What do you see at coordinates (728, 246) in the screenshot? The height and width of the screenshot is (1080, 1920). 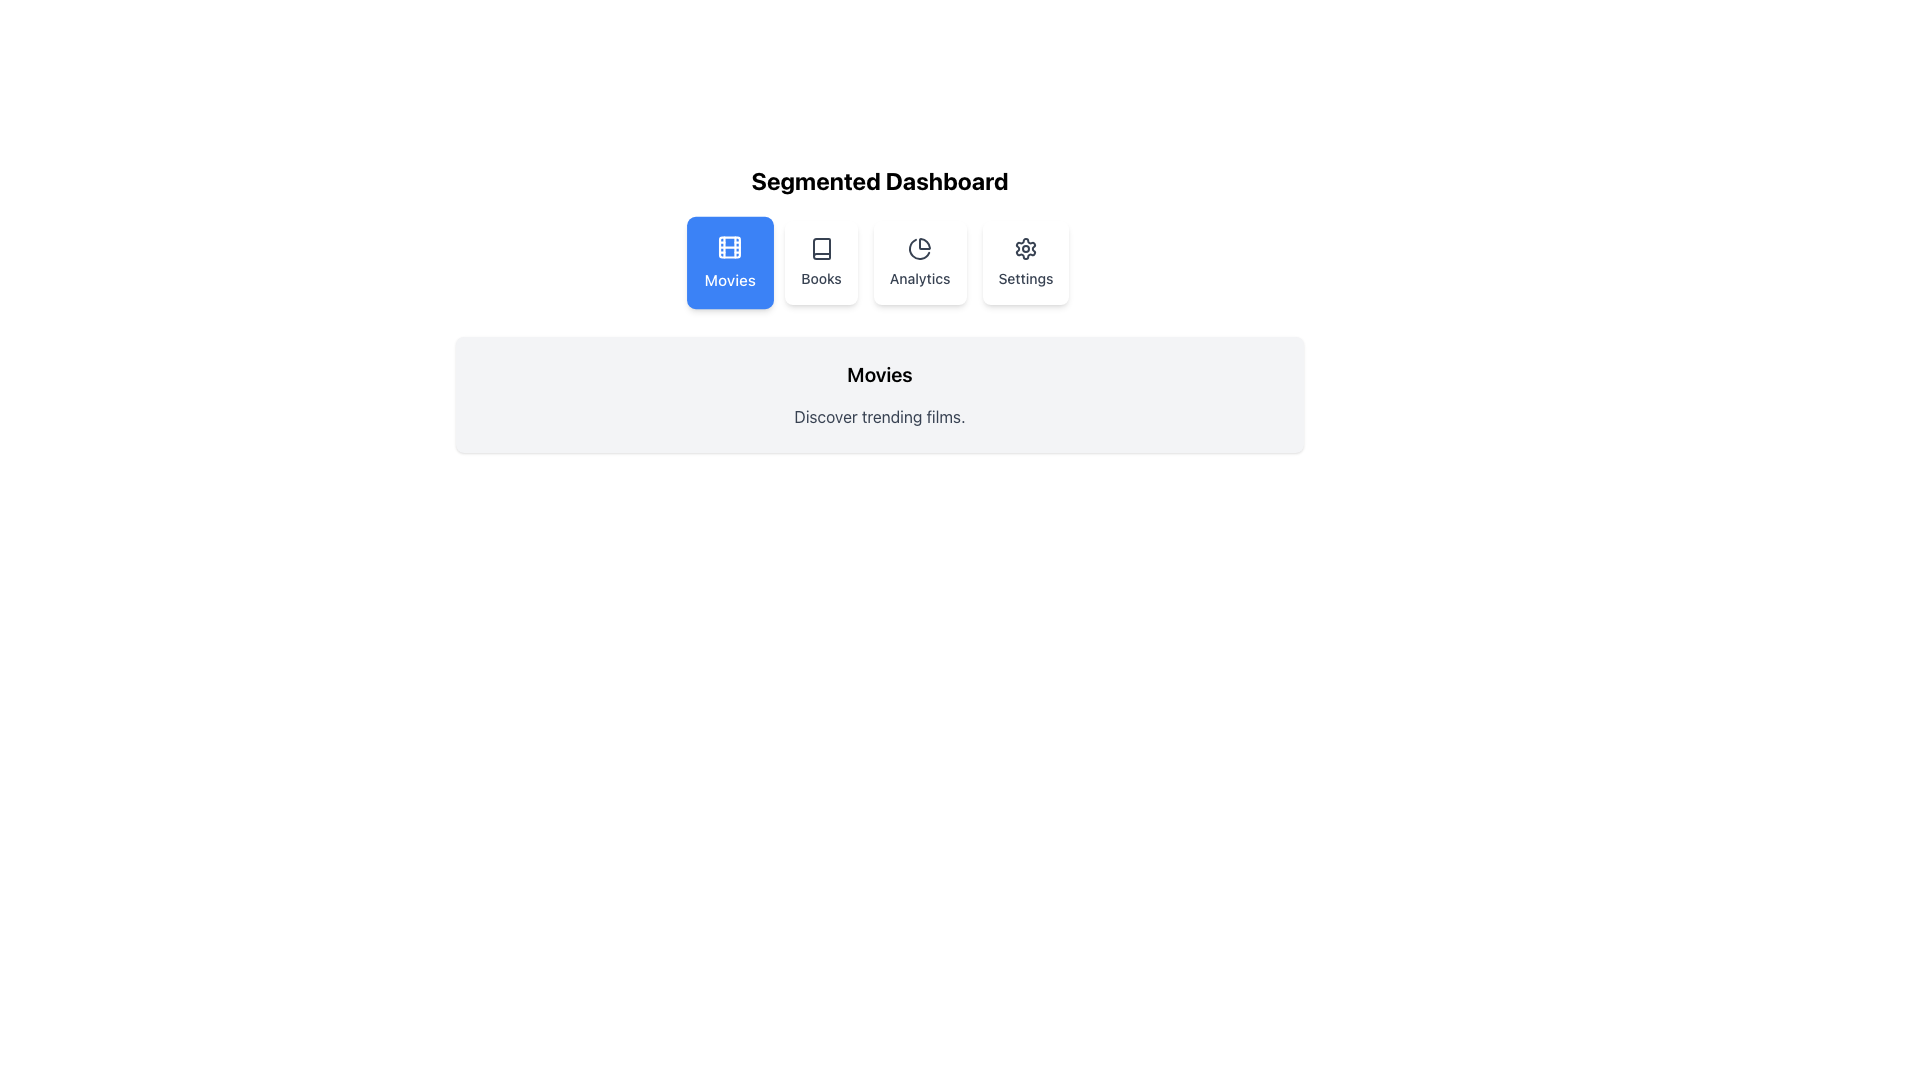 I see `the 'Movies' icon, which is the leftmost button in a group of four buttons at the top center of the interface, providing a visual cue for the 'Movies' section` at bounding box center [728, 246].